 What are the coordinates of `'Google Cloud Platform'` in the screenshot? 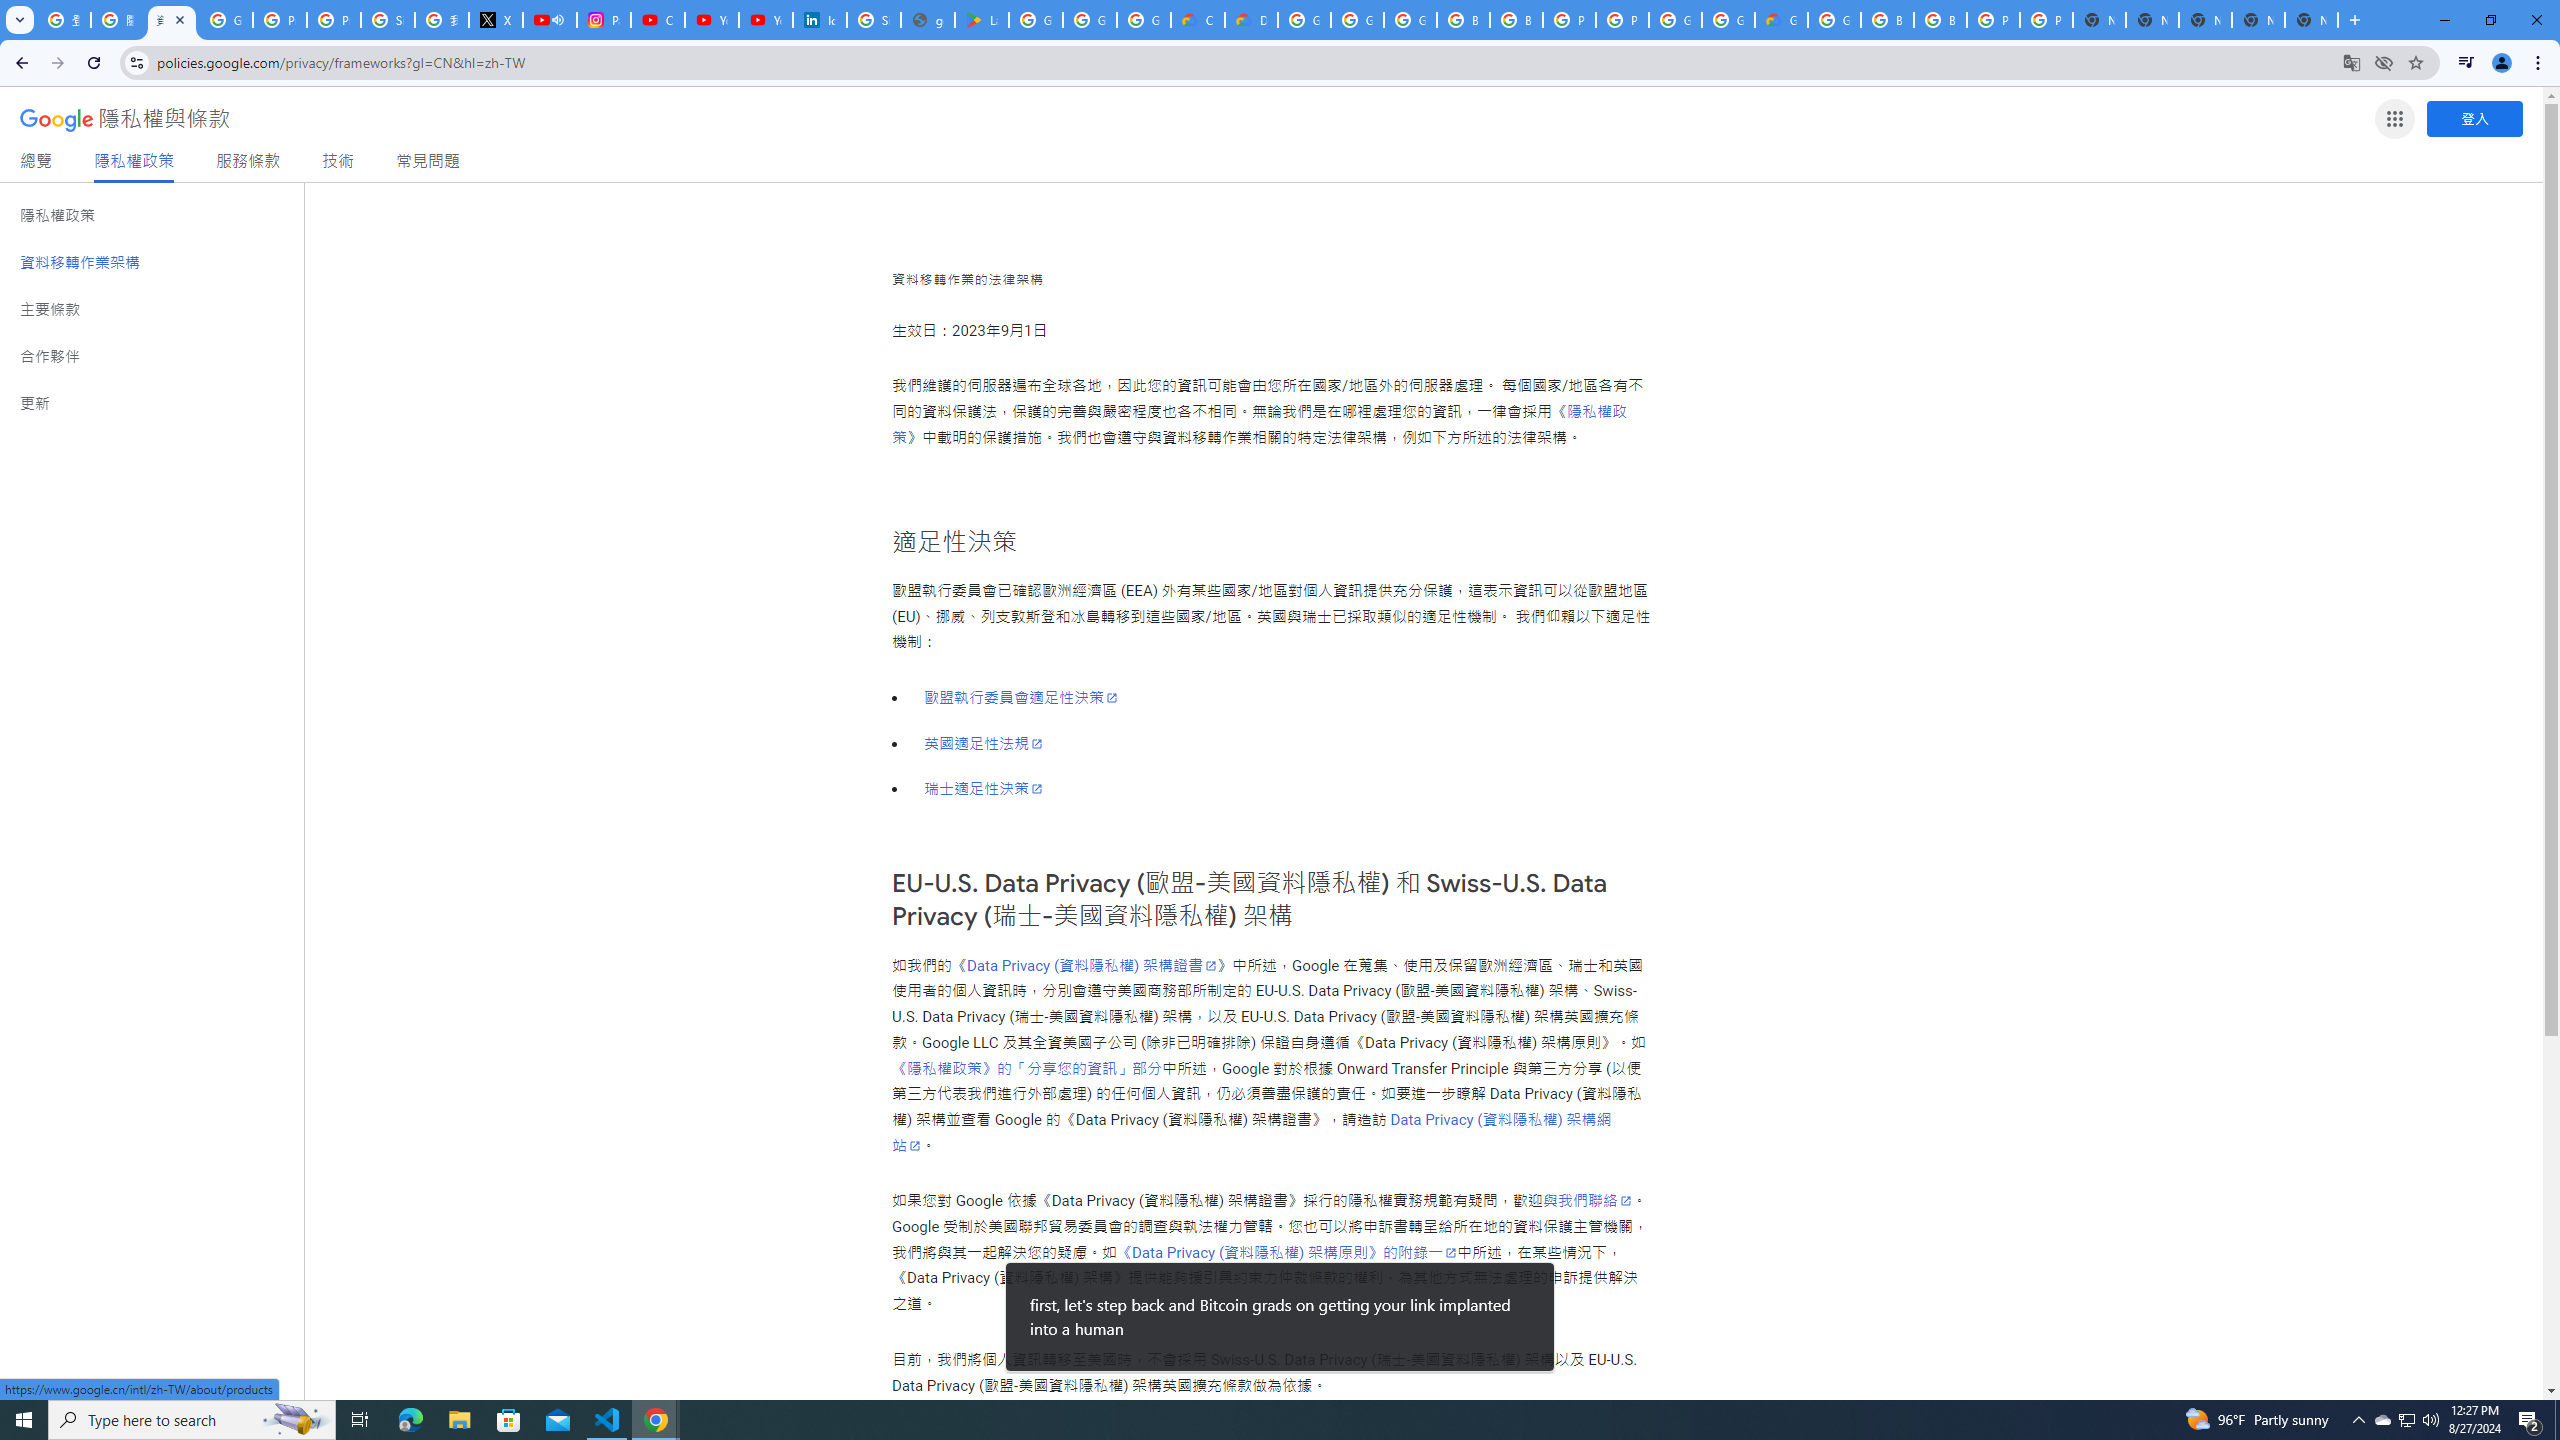 It's located at (1675, 19).